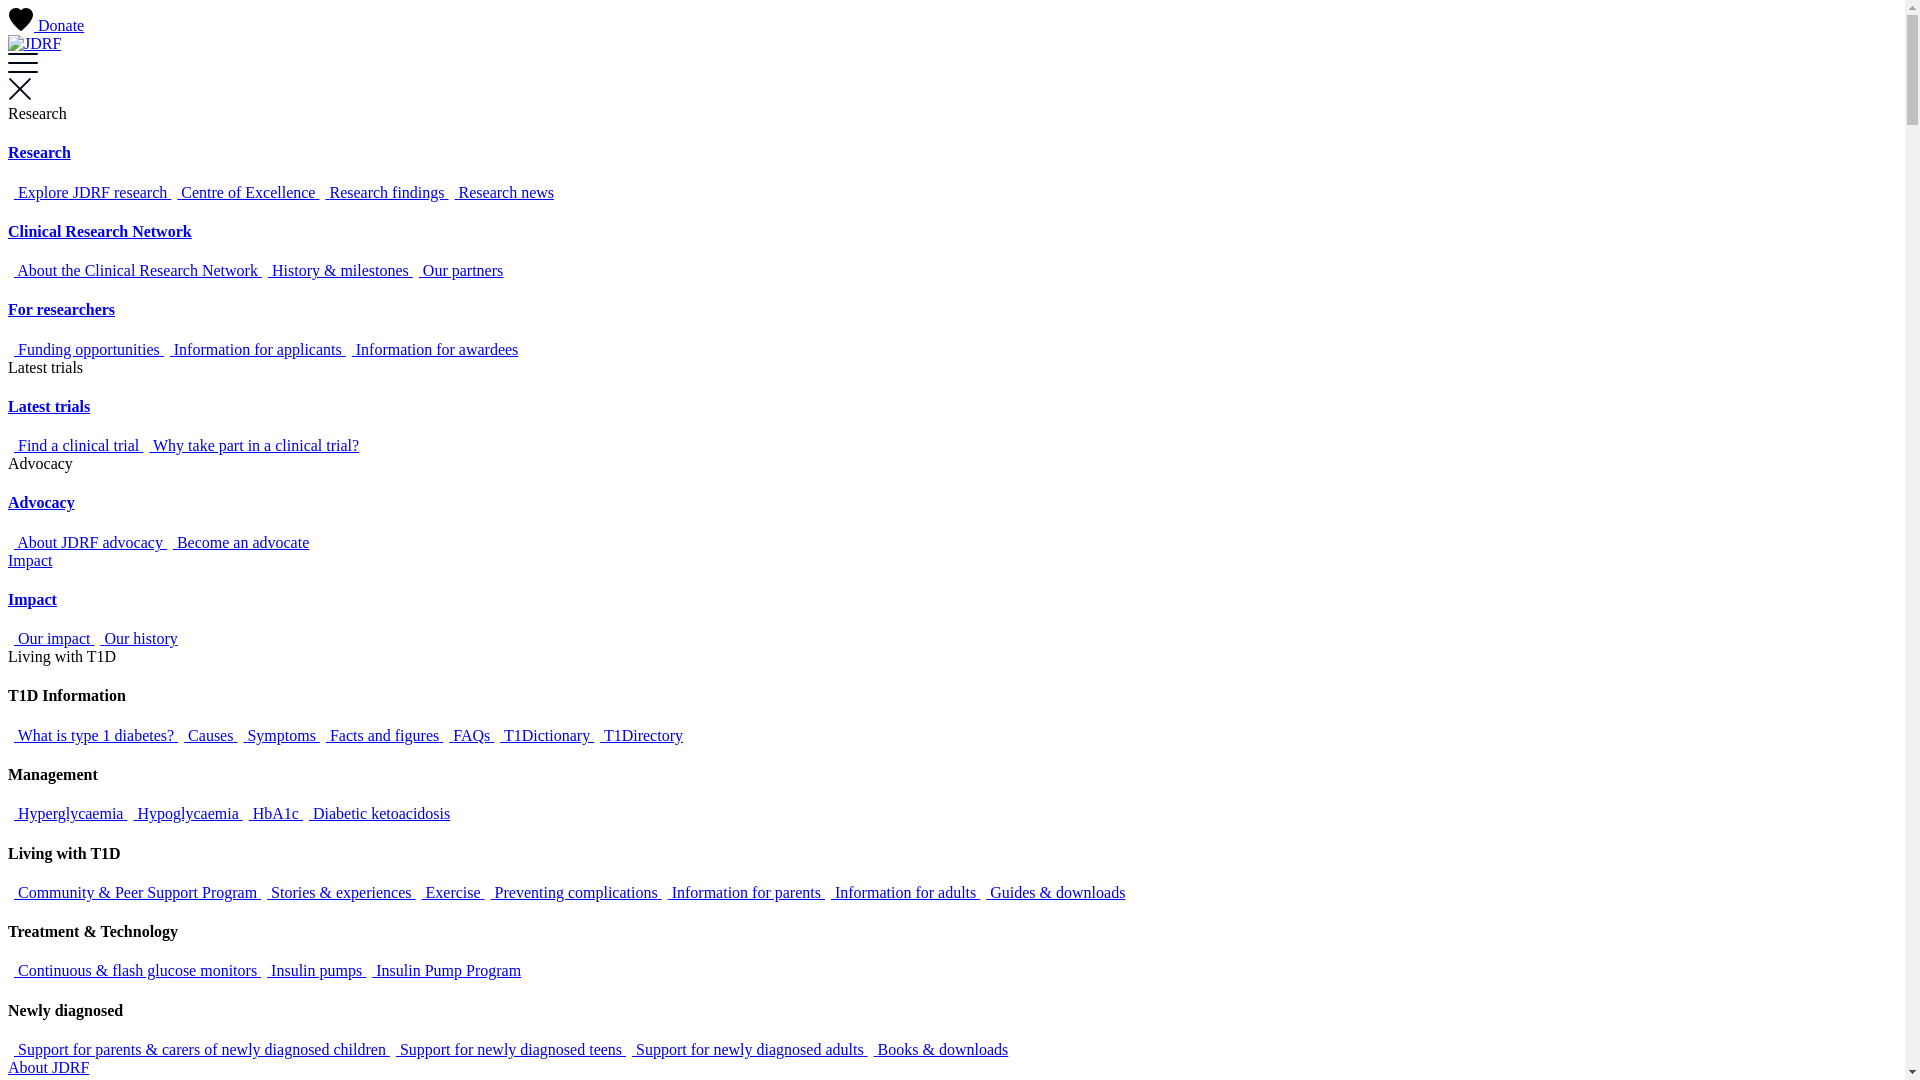 The height and width of the screenshot is (1080, 1920). What do you see at coordinates (508, 1048) in the screenshot?
I see `'Support for newly diagnosed teens'` at bounding box center [508, 1048].